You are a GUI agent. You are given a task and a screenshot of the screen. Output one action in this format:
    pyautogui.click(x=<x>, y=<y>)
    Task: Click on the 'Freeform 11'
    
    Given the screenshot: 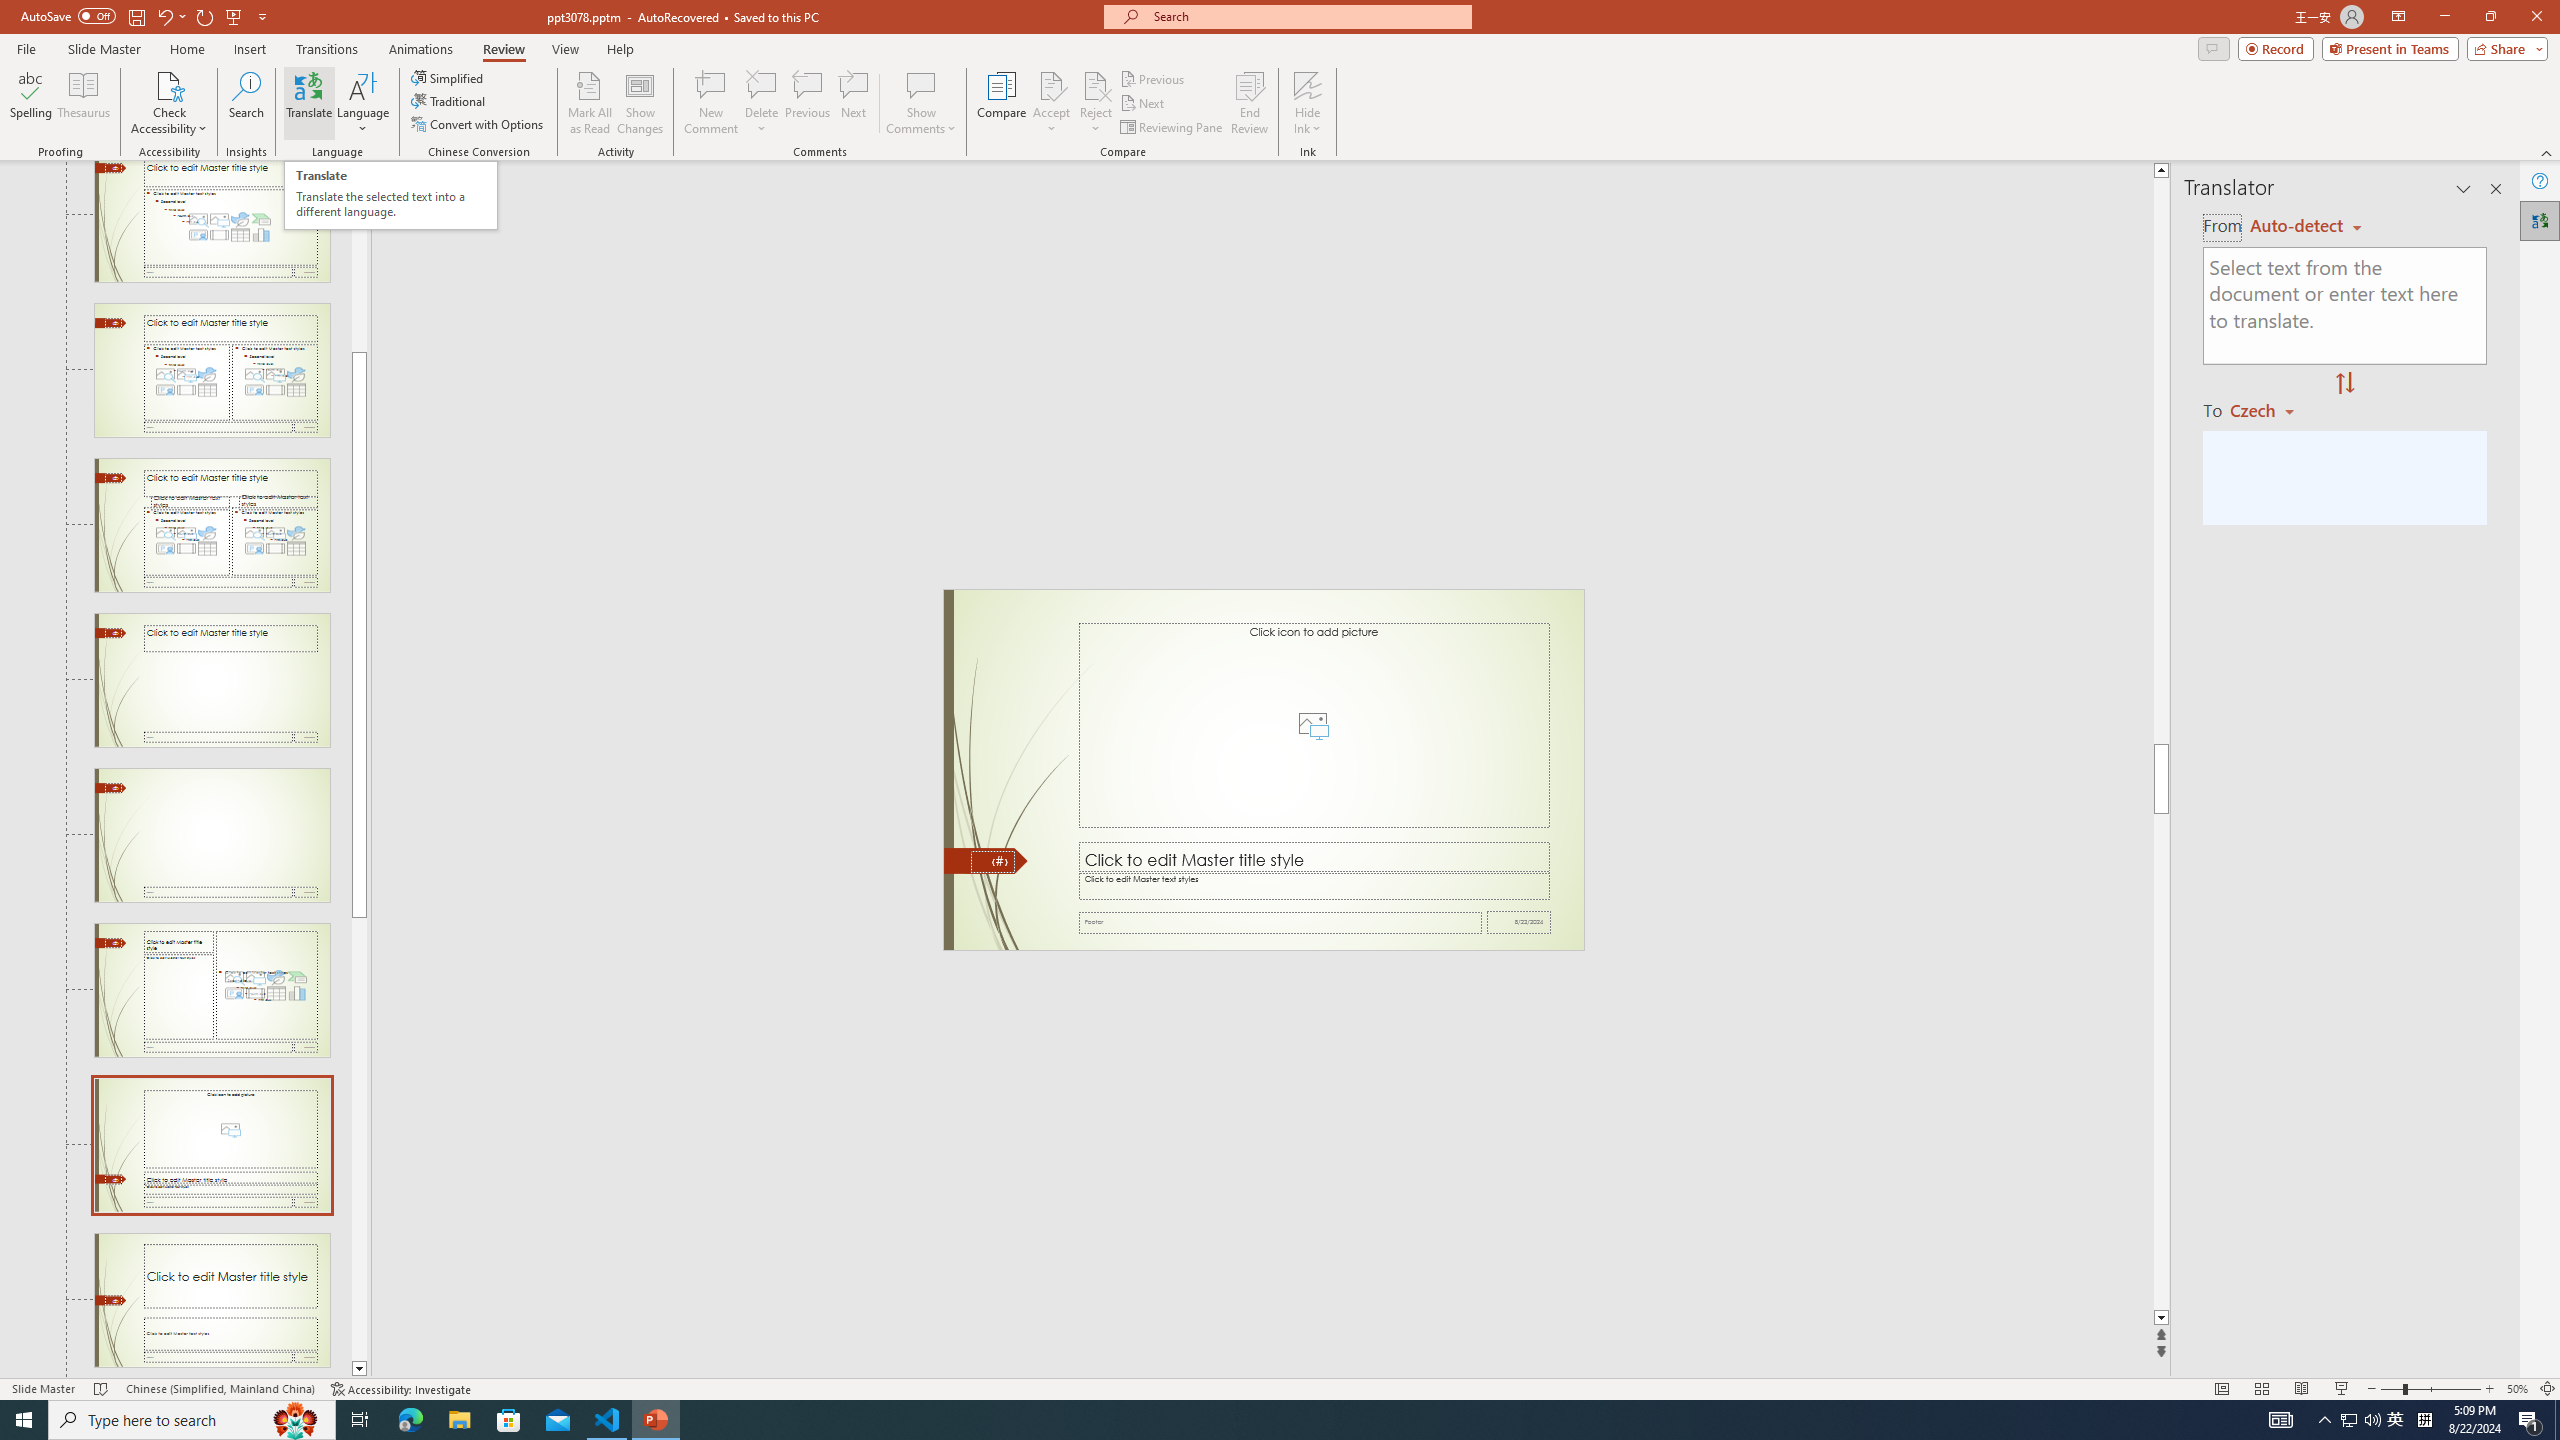 What is the action you would take?
    pyautogui.click(x=986, y=861)
    